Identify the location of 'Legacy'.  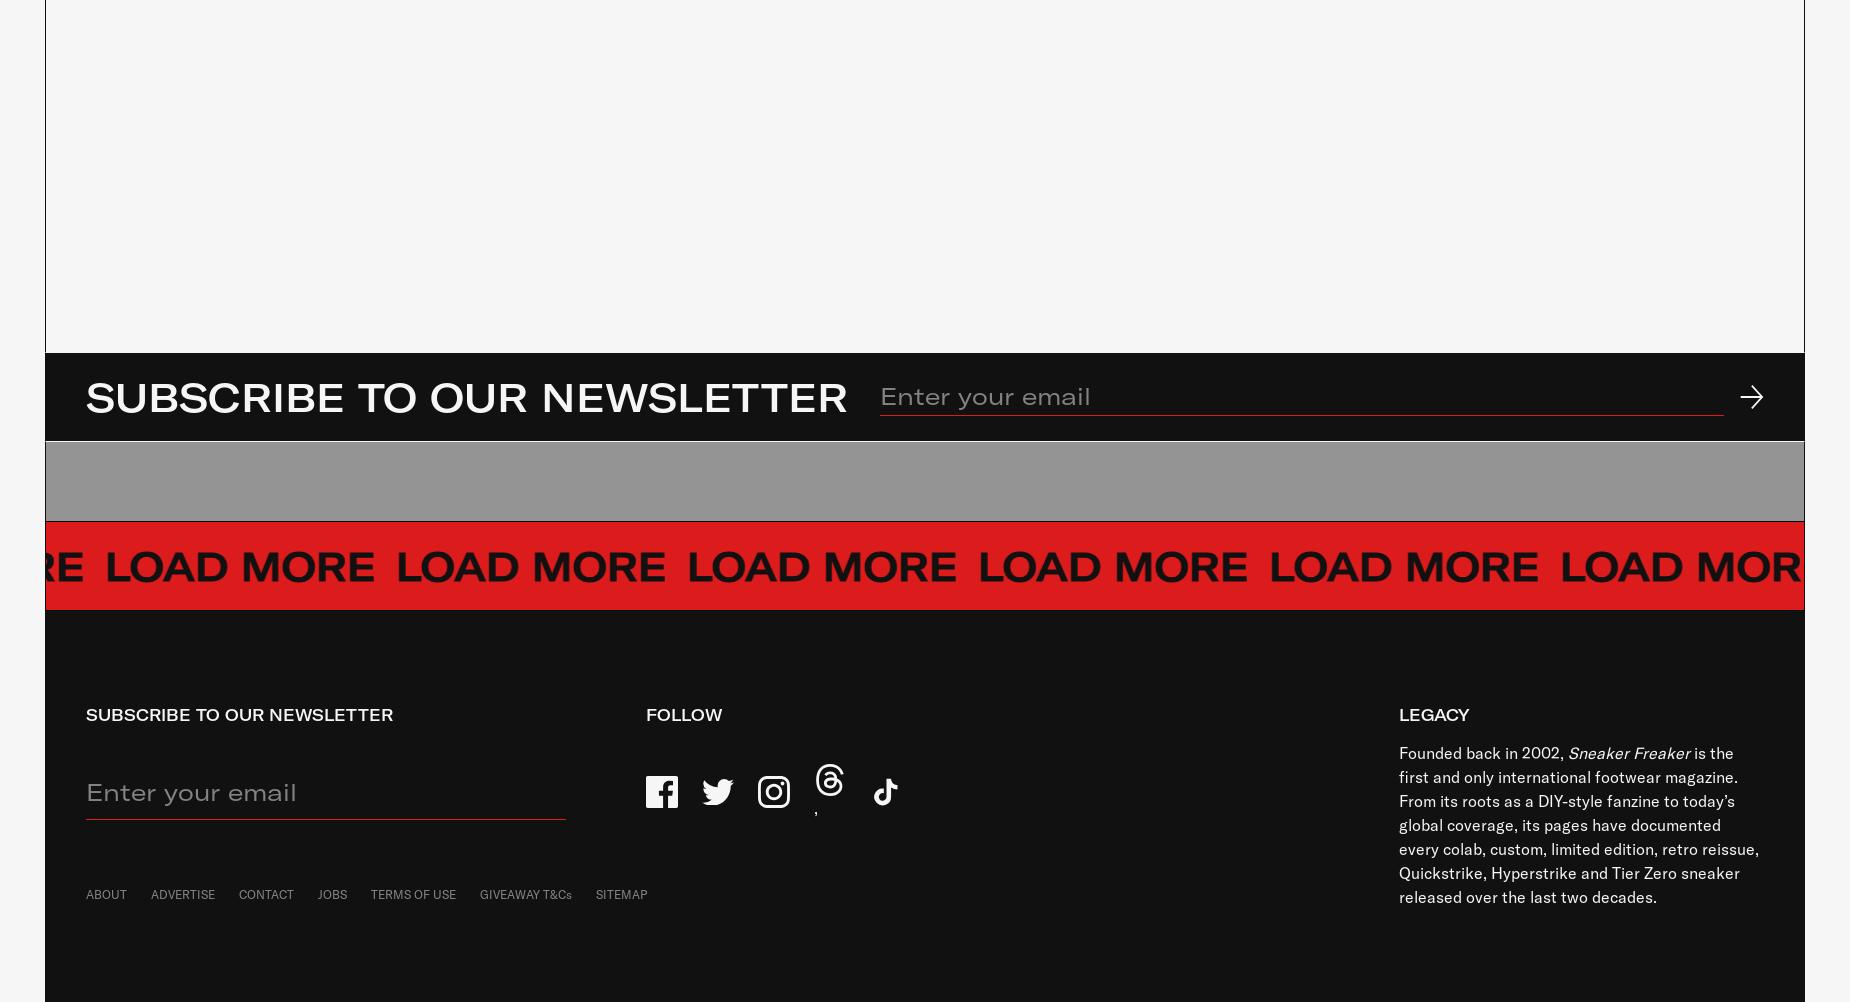
(1433, 714).